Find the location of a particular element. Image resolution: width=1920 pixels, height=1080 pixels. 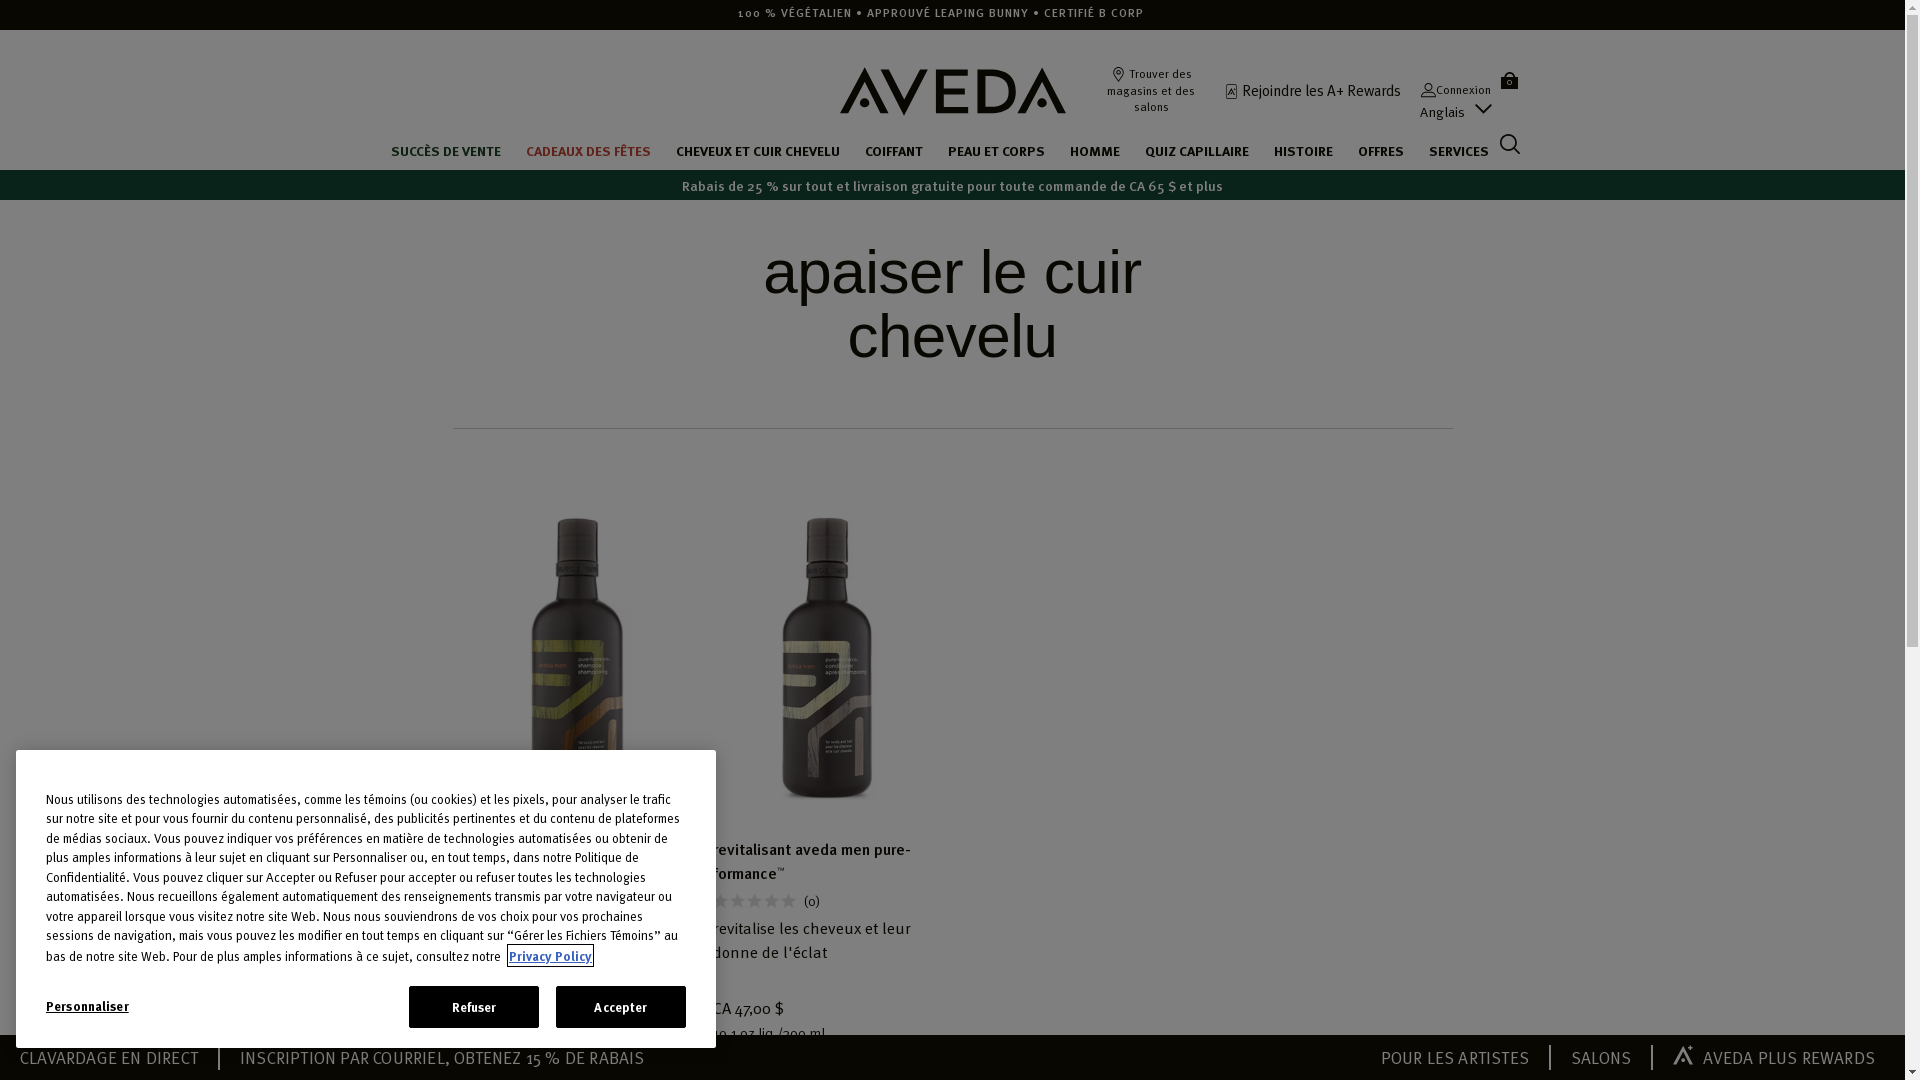

'CLAVARDAGE EN DIRECT' is located at coordinates (108, 1055).